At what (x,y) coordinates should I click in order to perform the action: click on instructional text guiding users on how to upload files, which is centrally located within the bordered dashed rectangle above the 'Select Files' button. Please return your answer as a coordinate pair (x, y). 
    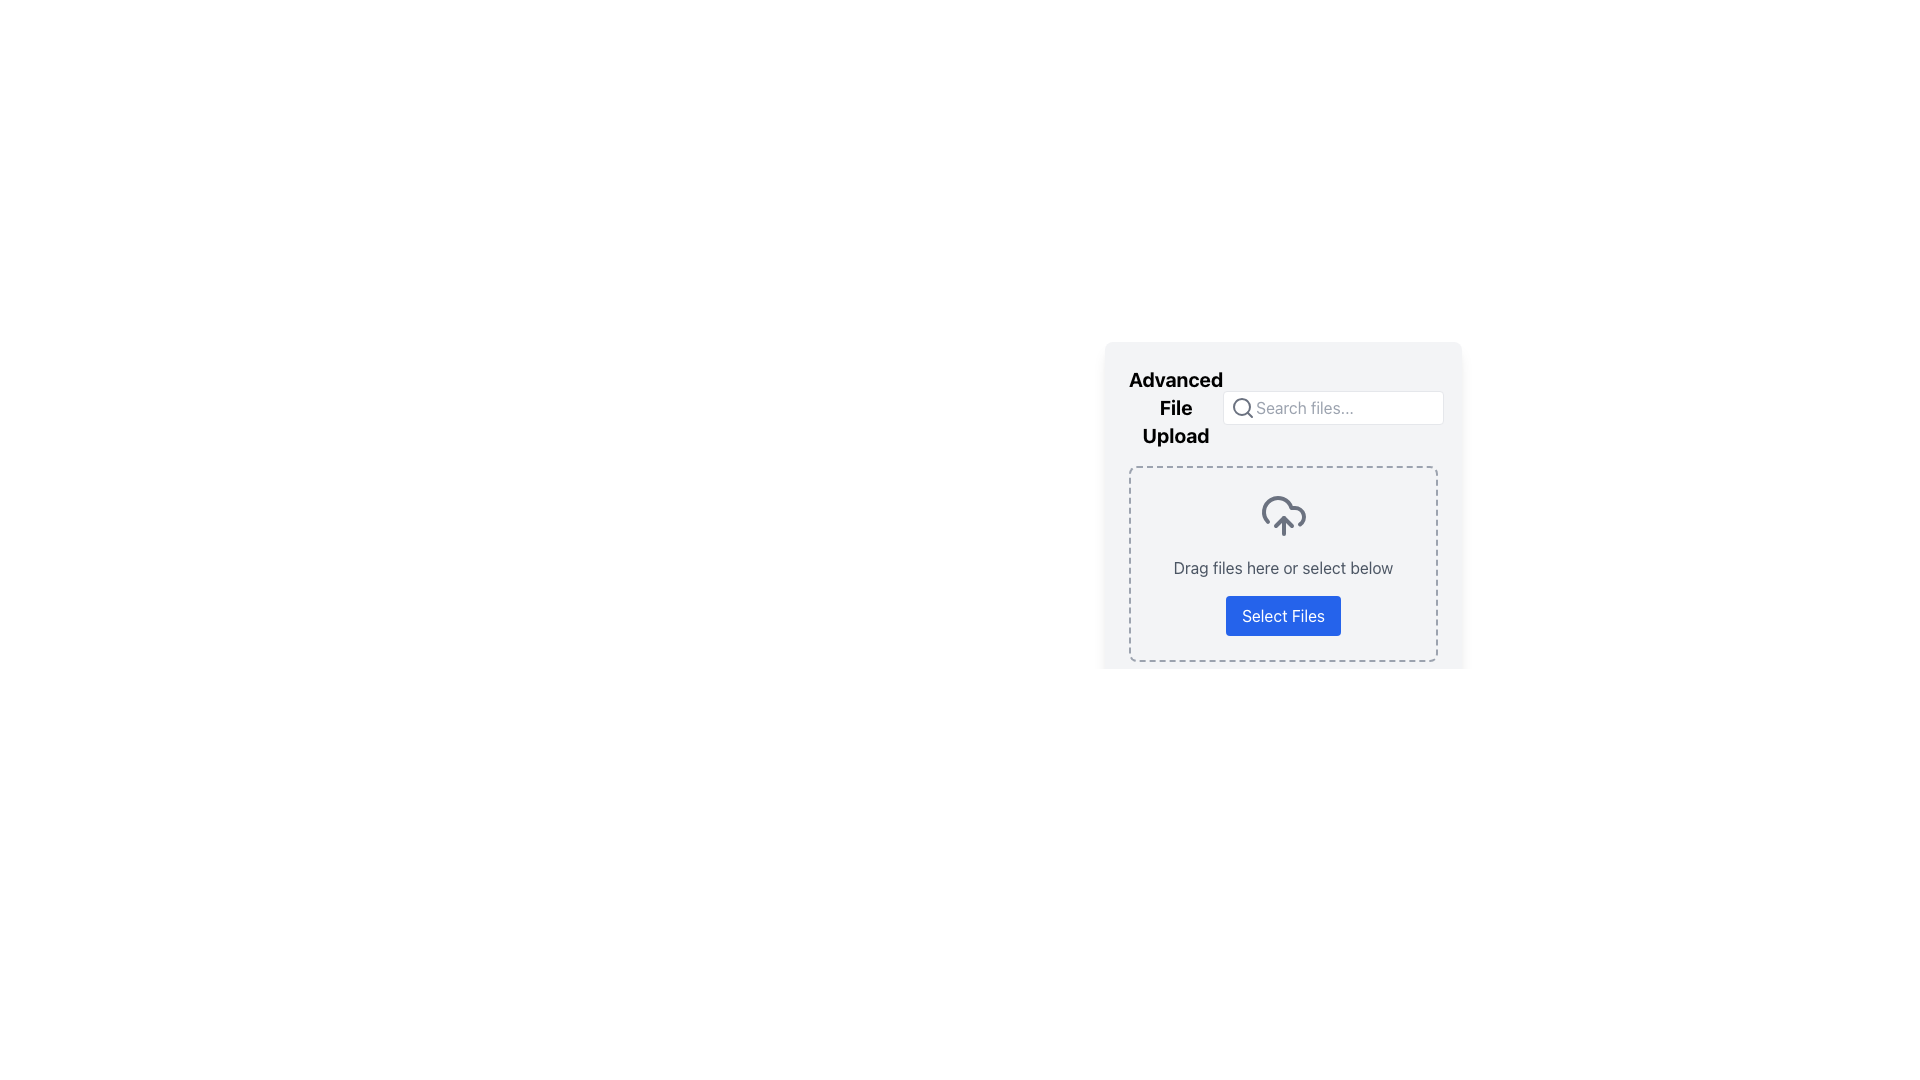
    Looking at the image, I should click on (1283, 567).